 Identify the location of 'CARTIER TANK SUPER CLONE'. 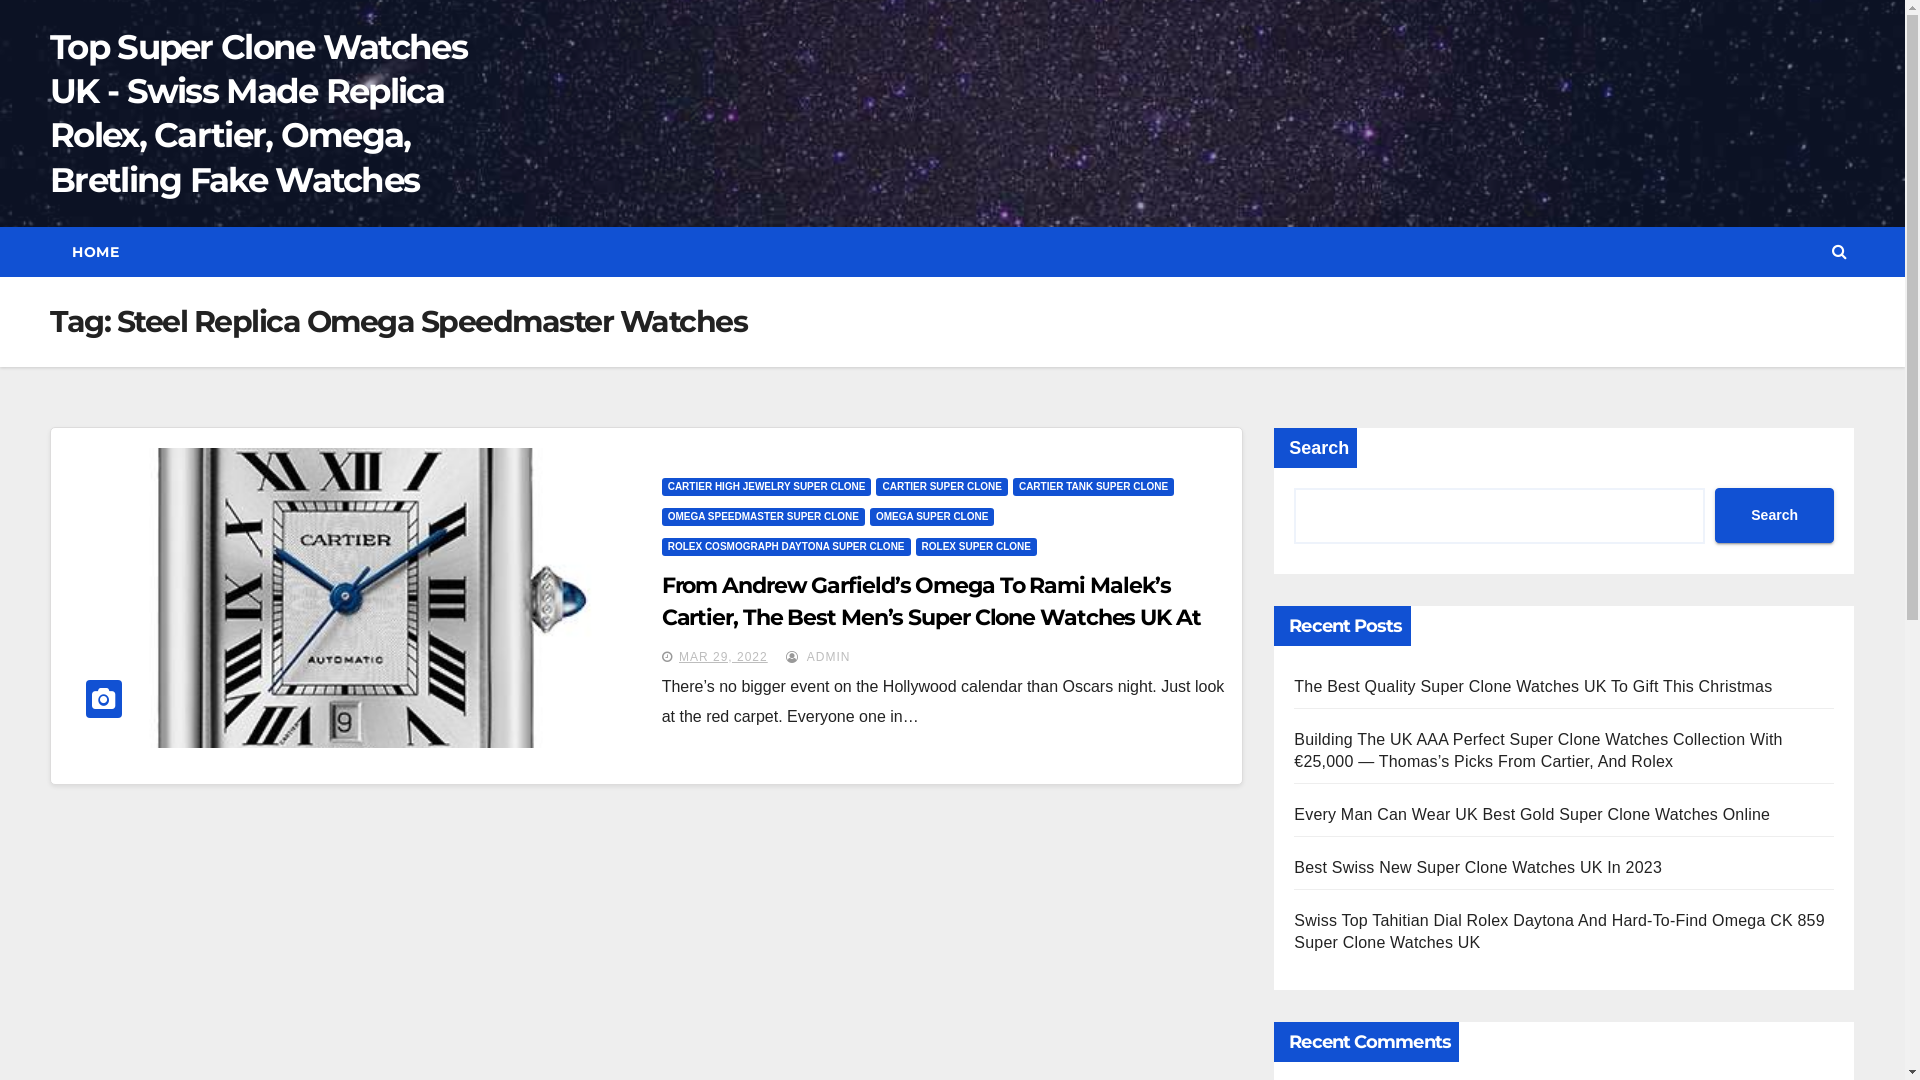
(1092, 486).